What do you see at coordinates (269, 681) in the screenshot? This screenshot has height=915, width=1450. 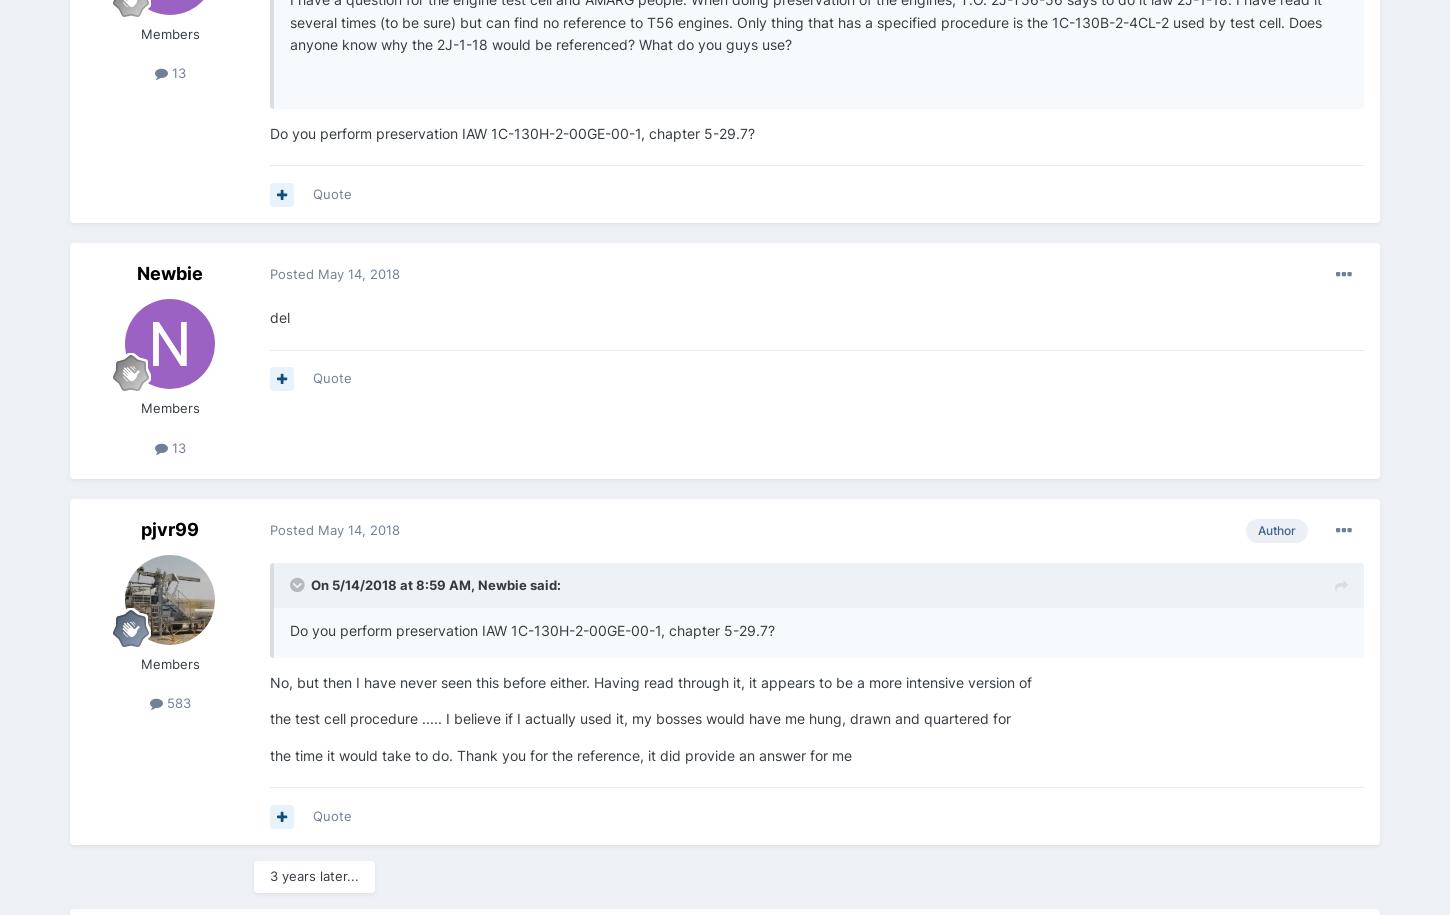 I see `'No, but then I have never seen this before either. Having read through it, it appears to be a more intensive version of'` at bounding box center [269, 681].